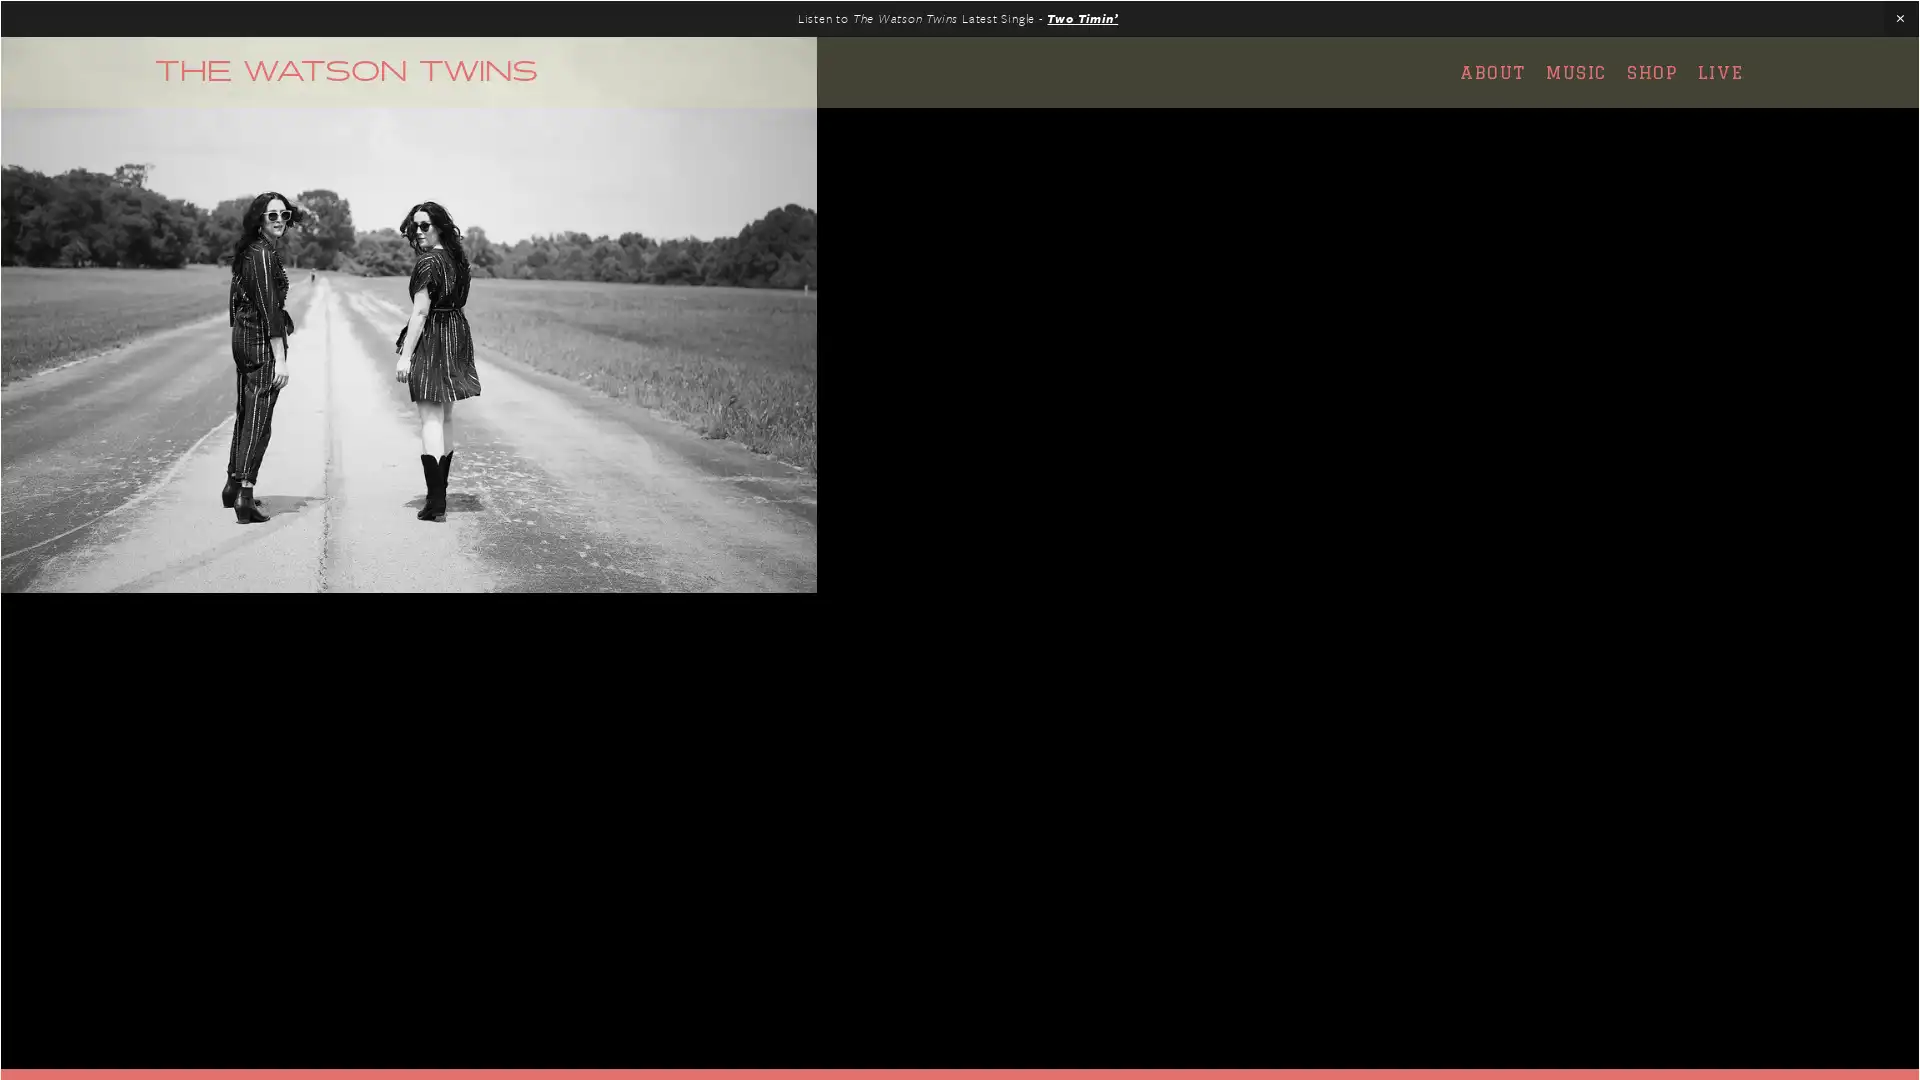 The image size is (1920, 1080). What do you see at coordinates (1899, 19) in the screenshot?
I see `Close Announcement` at bounding box center [1899, 19].